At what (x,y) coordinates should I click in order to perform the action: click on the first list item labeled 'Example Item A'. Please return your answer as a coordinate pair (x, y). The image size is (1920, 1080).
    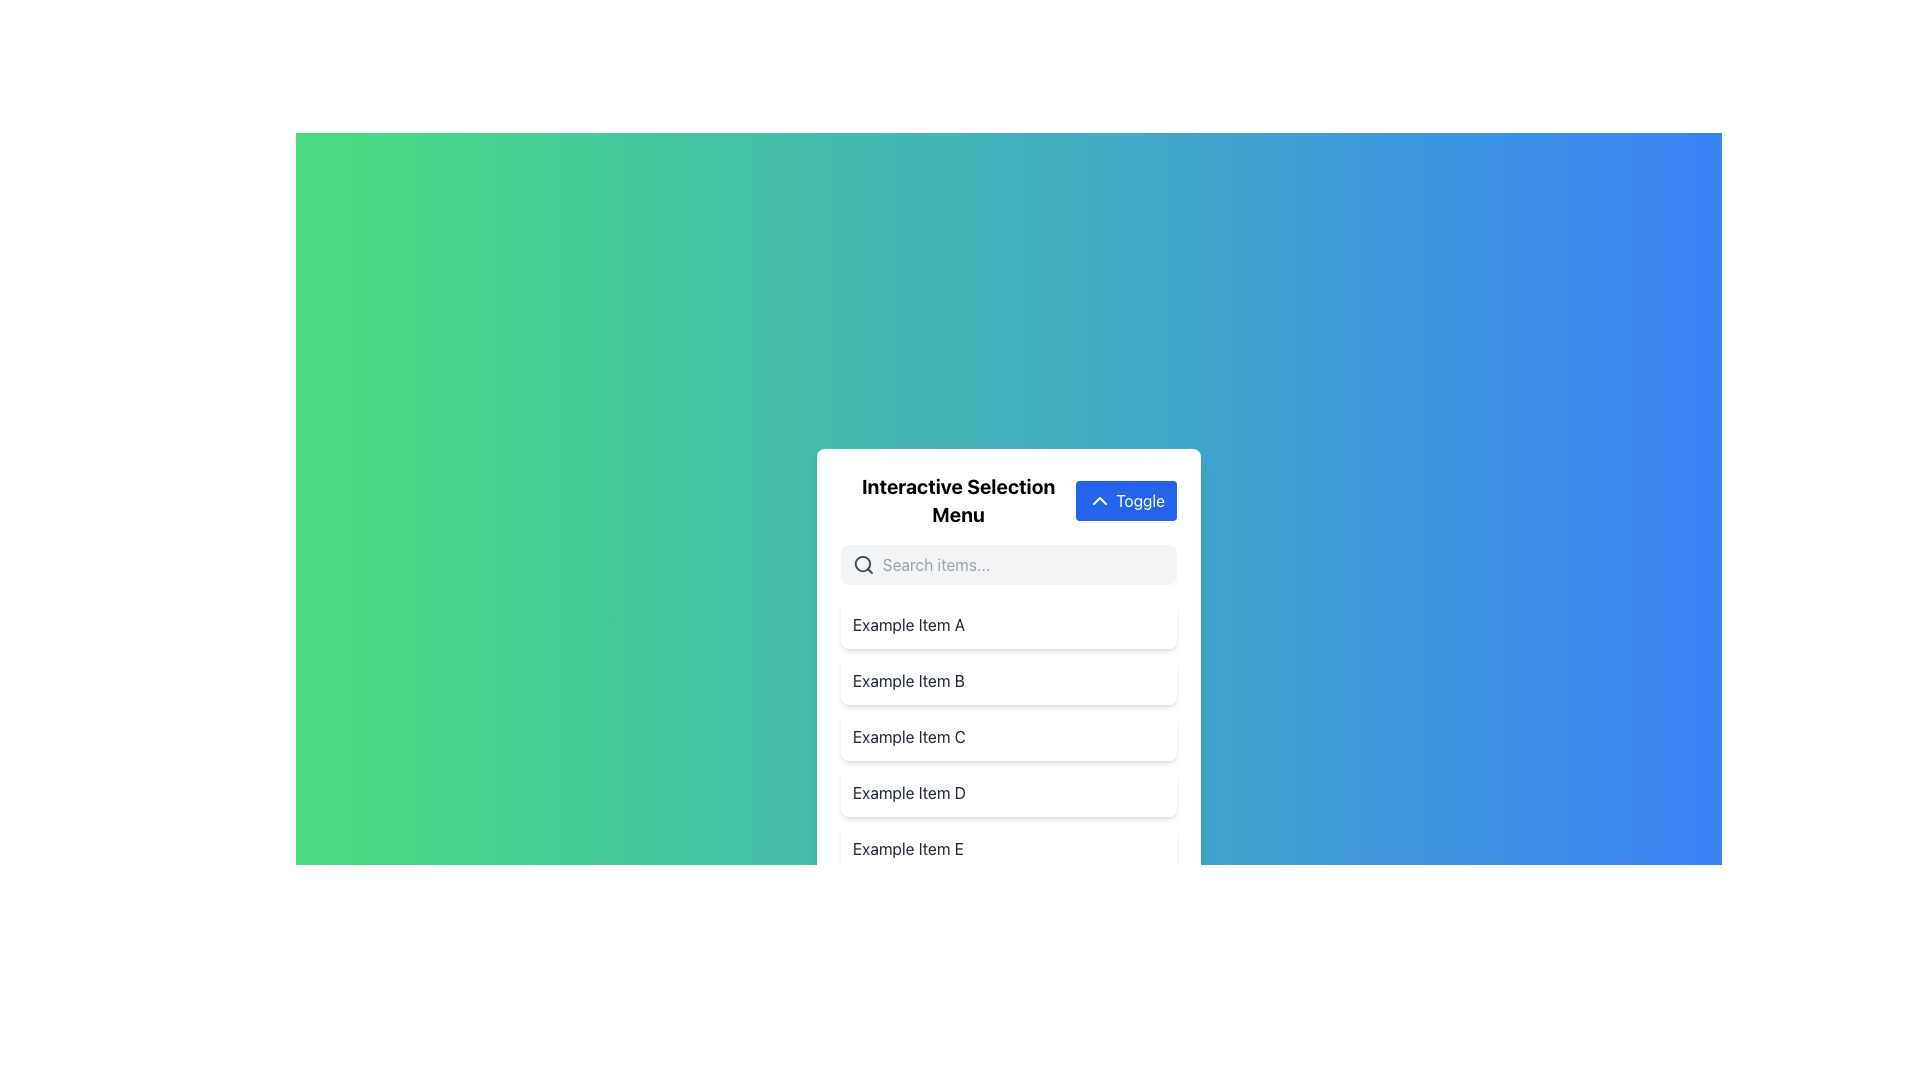
    Looking at the image, I should click on (1008, 623).